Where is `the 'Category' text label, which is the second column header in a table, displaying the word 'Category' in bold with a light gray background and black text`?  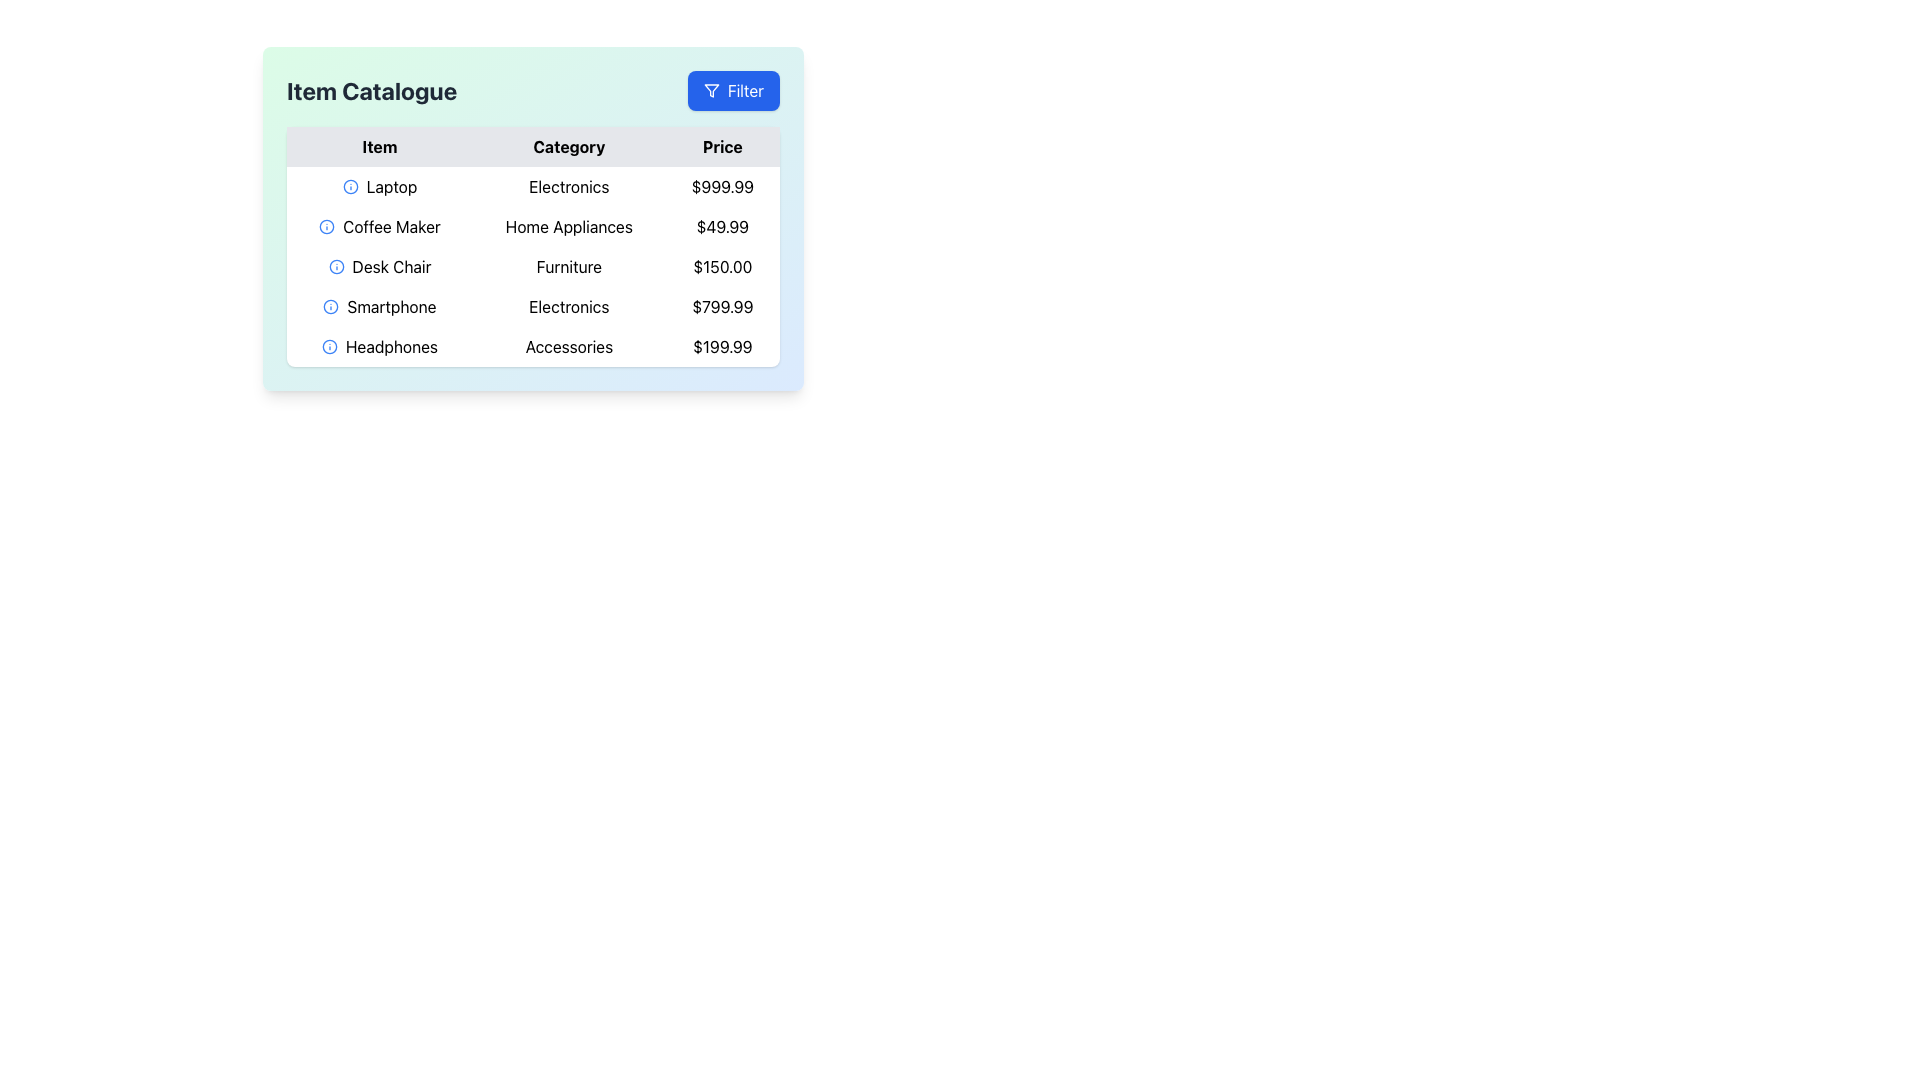
the 'Category' text label, which is the second column header in a table, displaying the word 'Category' in bold with a light gray background and black text is located at coordinates (568, 145).